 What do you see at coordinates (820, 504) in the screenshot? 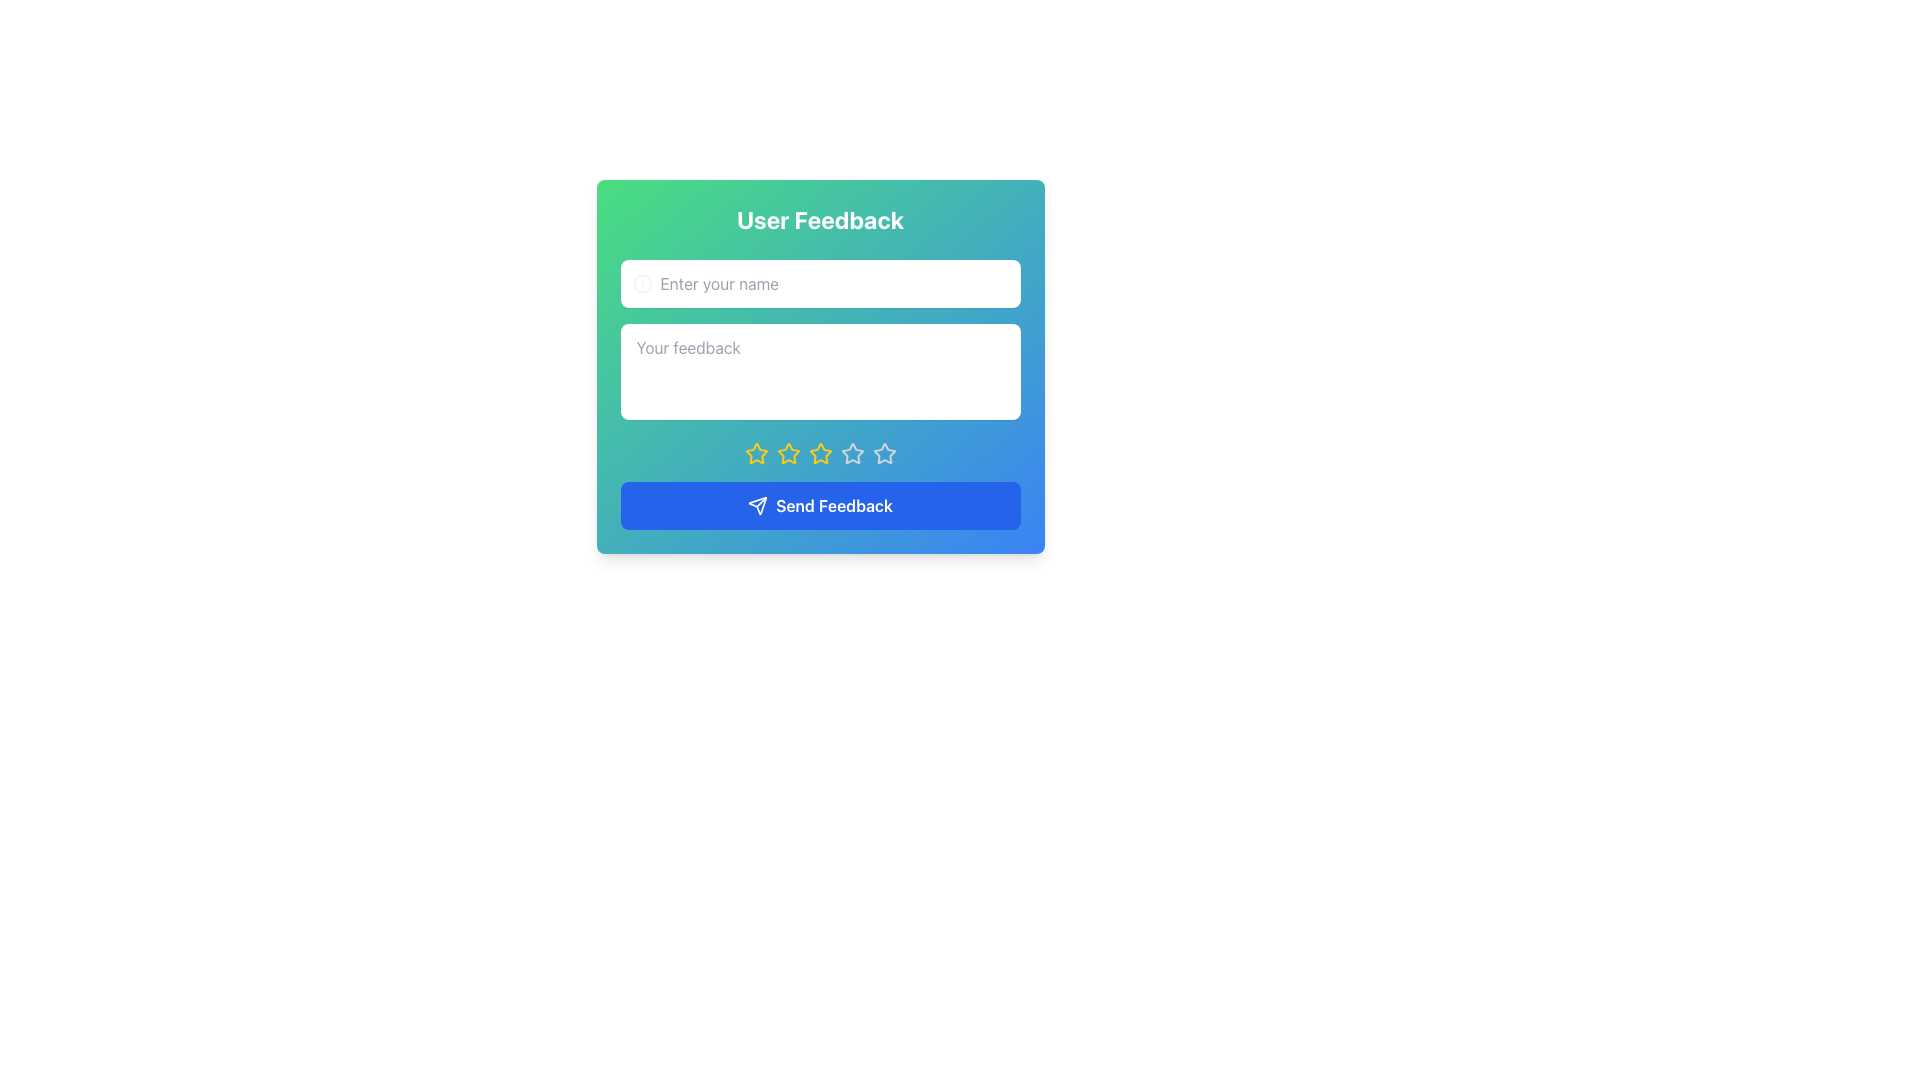
I see `the feedback submission button located at the bottom of the form layout, directly beneath the row of star icons used for rating` at bounding box center [820, 504].